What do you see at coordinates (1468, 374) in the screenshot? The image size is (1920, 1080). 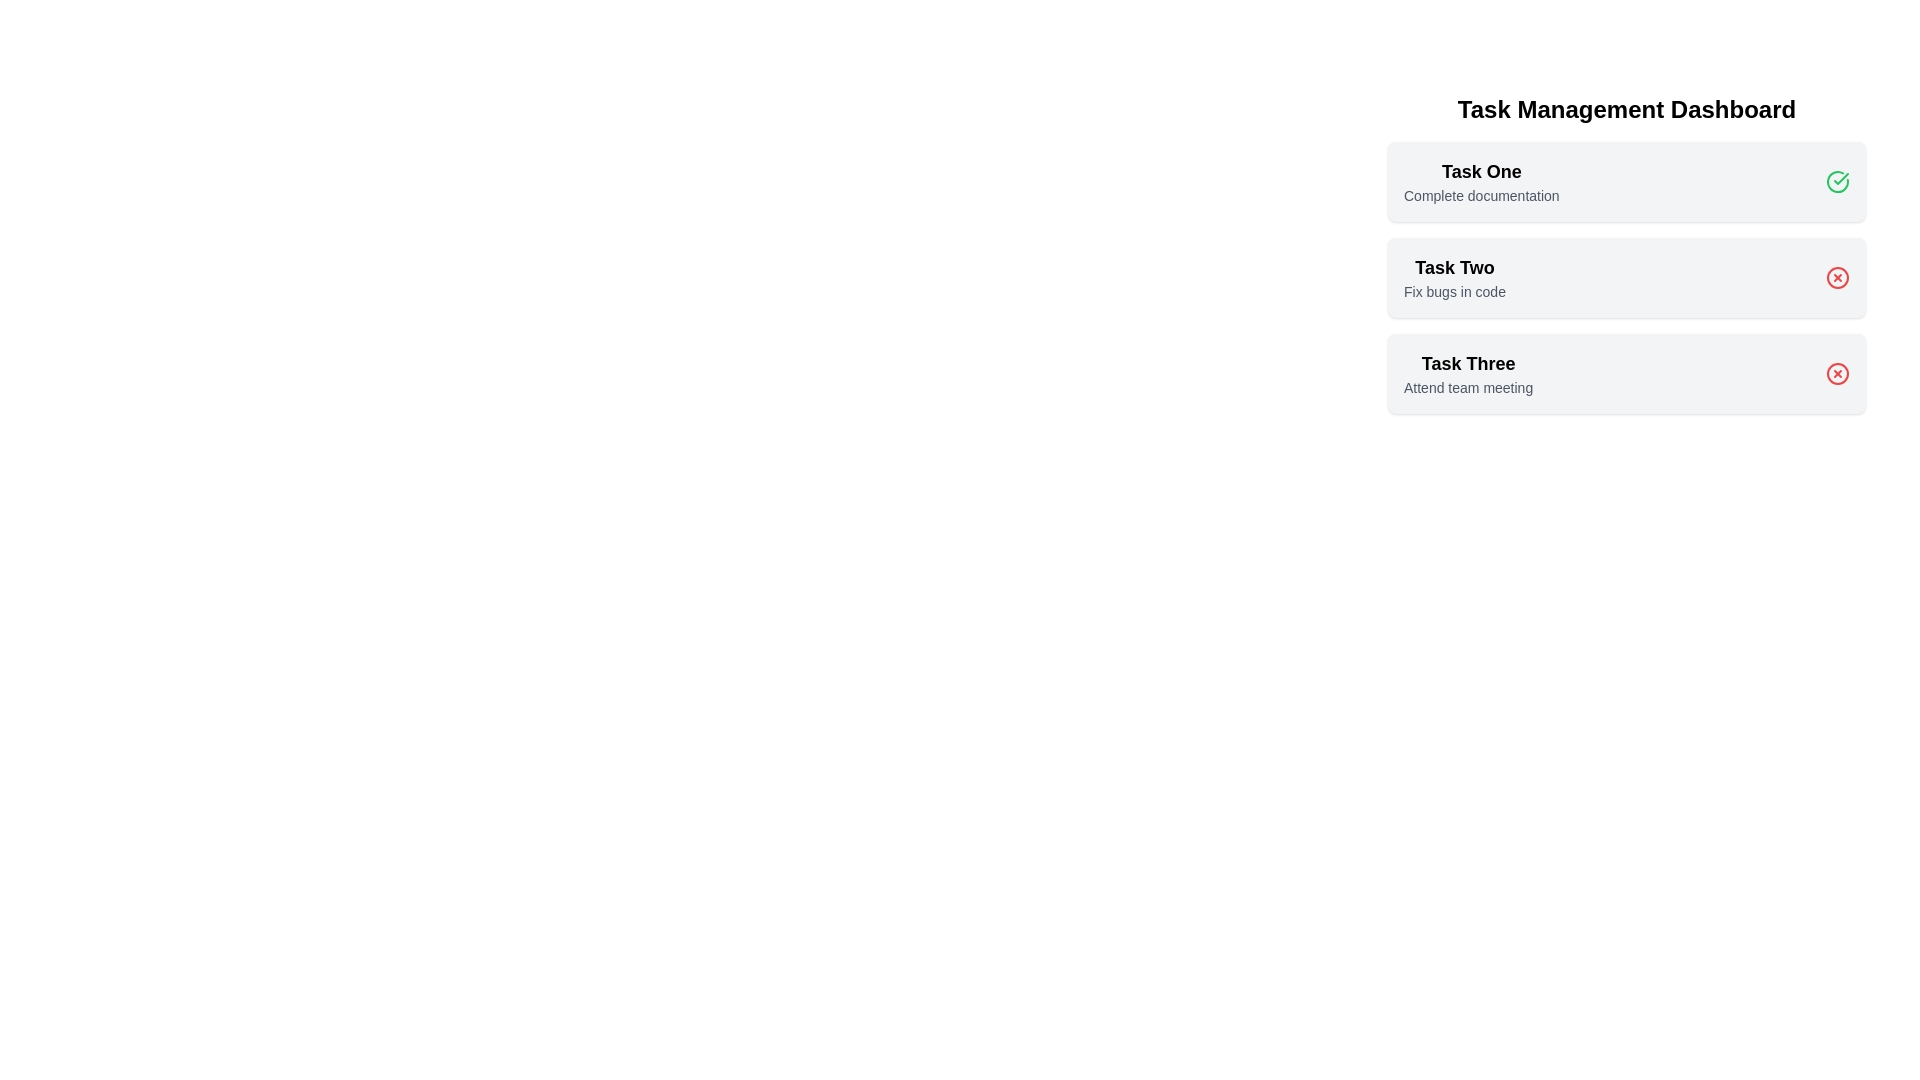 I see `the task item Task Three to open its context menu` at bounding box center [1468, 374].